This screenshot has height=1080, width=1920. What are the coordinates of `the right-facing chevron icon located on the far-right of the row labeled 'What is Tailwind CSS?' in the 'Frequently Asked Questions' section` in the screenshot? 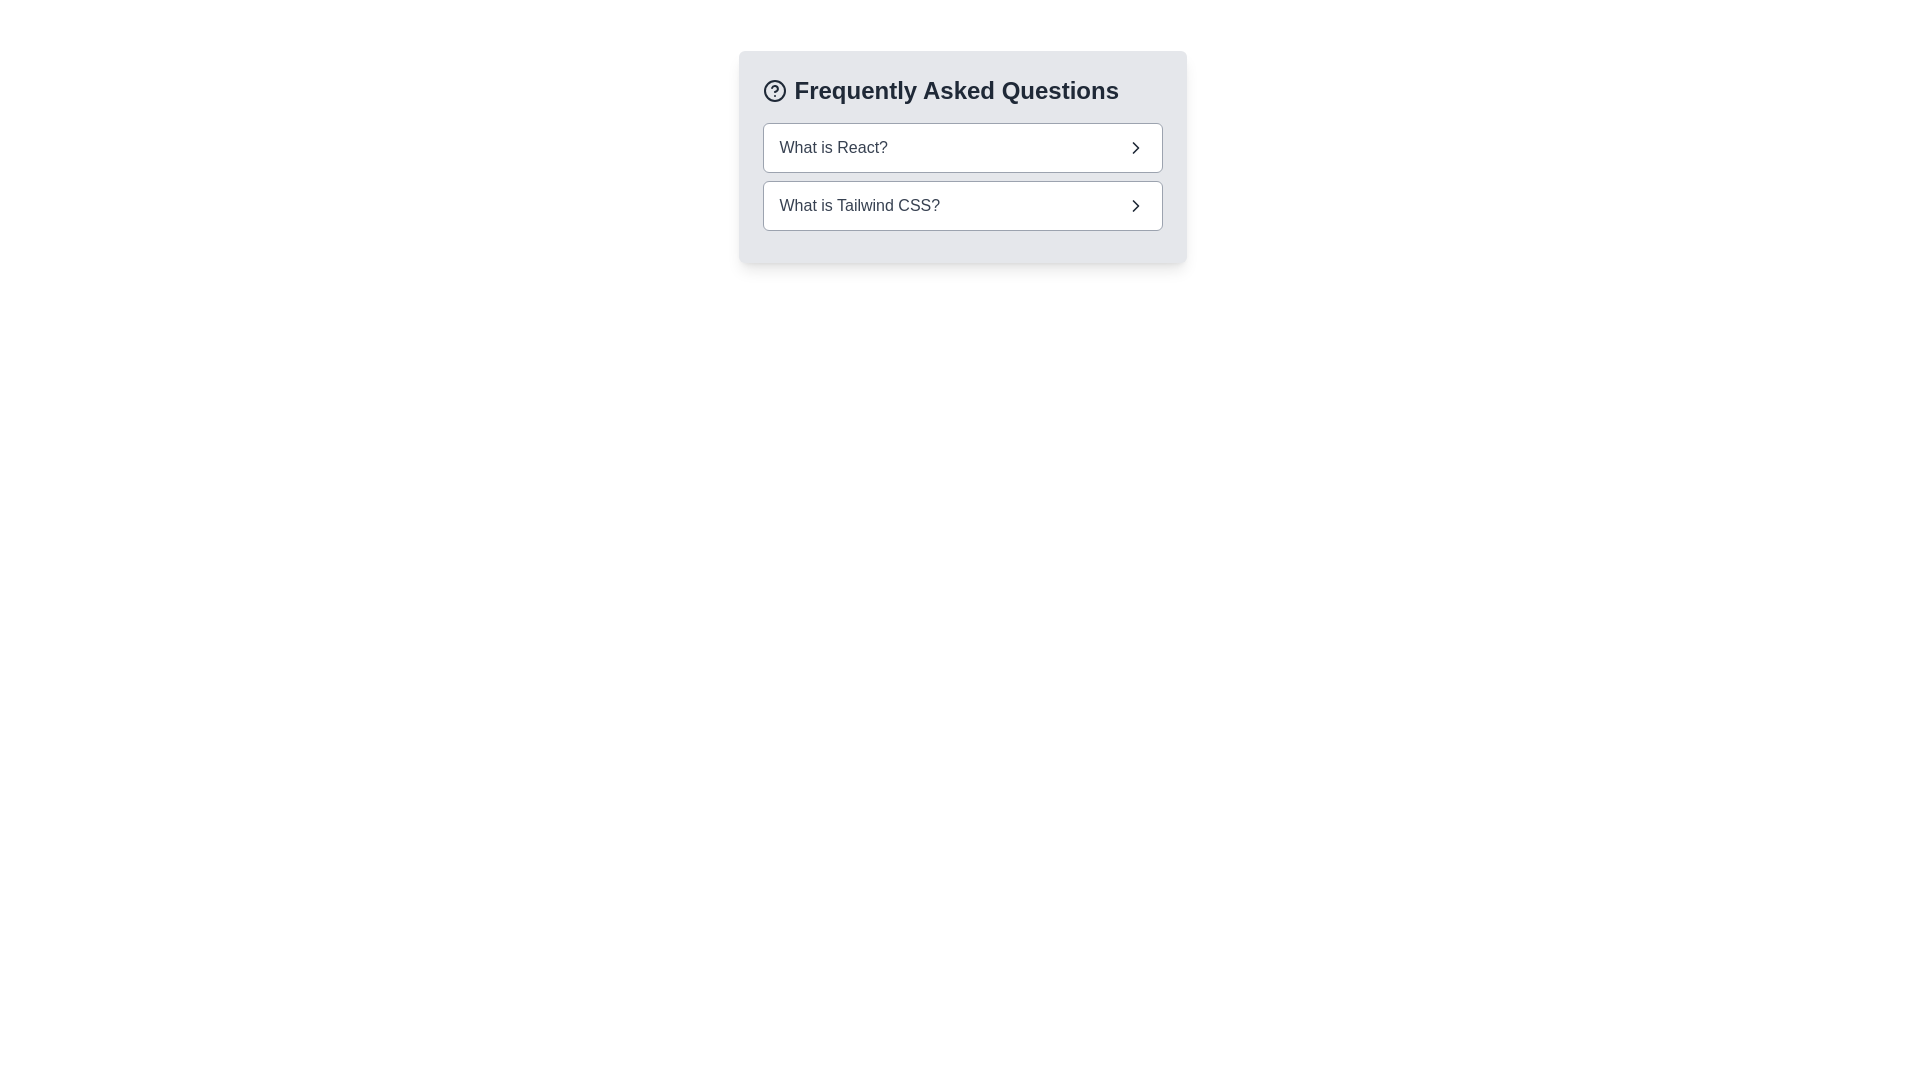 It's located at (1135, 205).